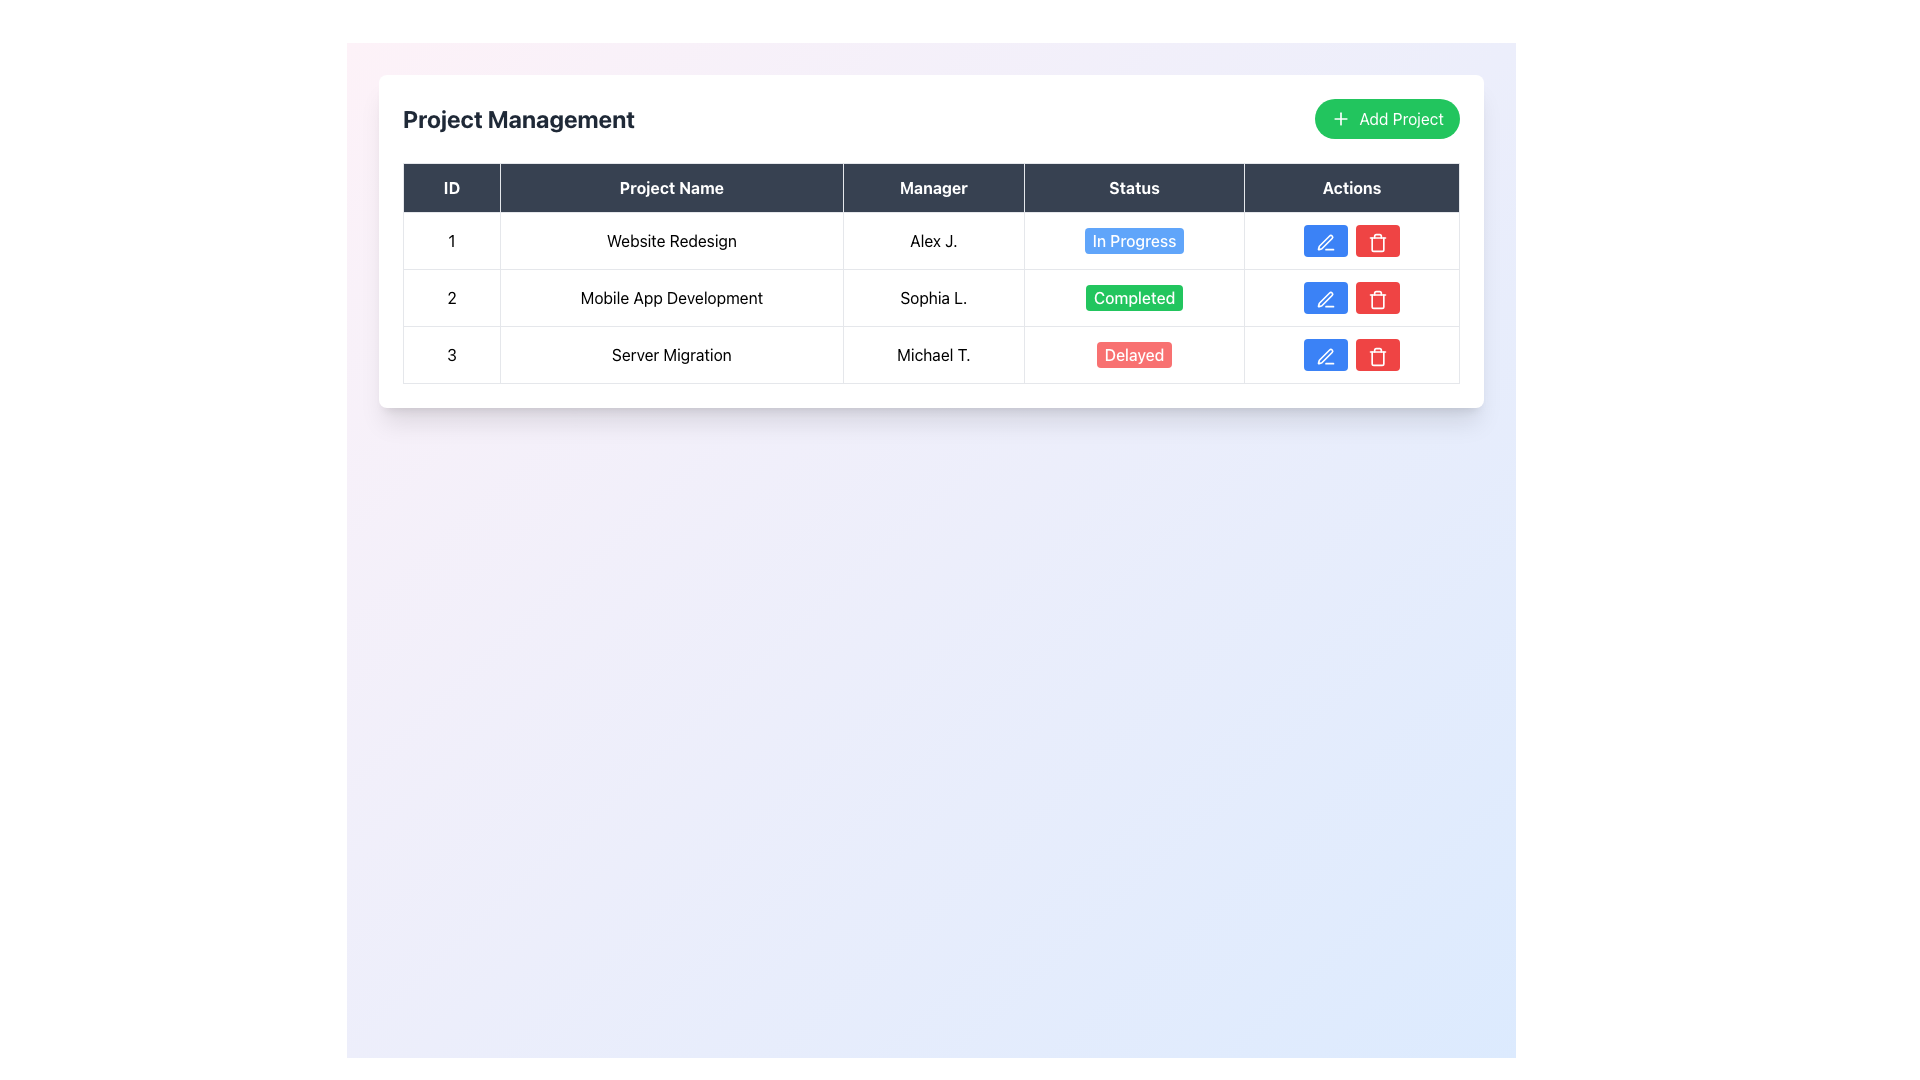 The height and width of the screenshot is (1080, 1920). Describe the element at coordinates (1134, 239) in the screenshot. I see `status of the label styled as a button with a blue background and white text that reads 'In Progress' located in the 'Status' column of the first row of the project management table for the 'Website Redesign' project` at that location.